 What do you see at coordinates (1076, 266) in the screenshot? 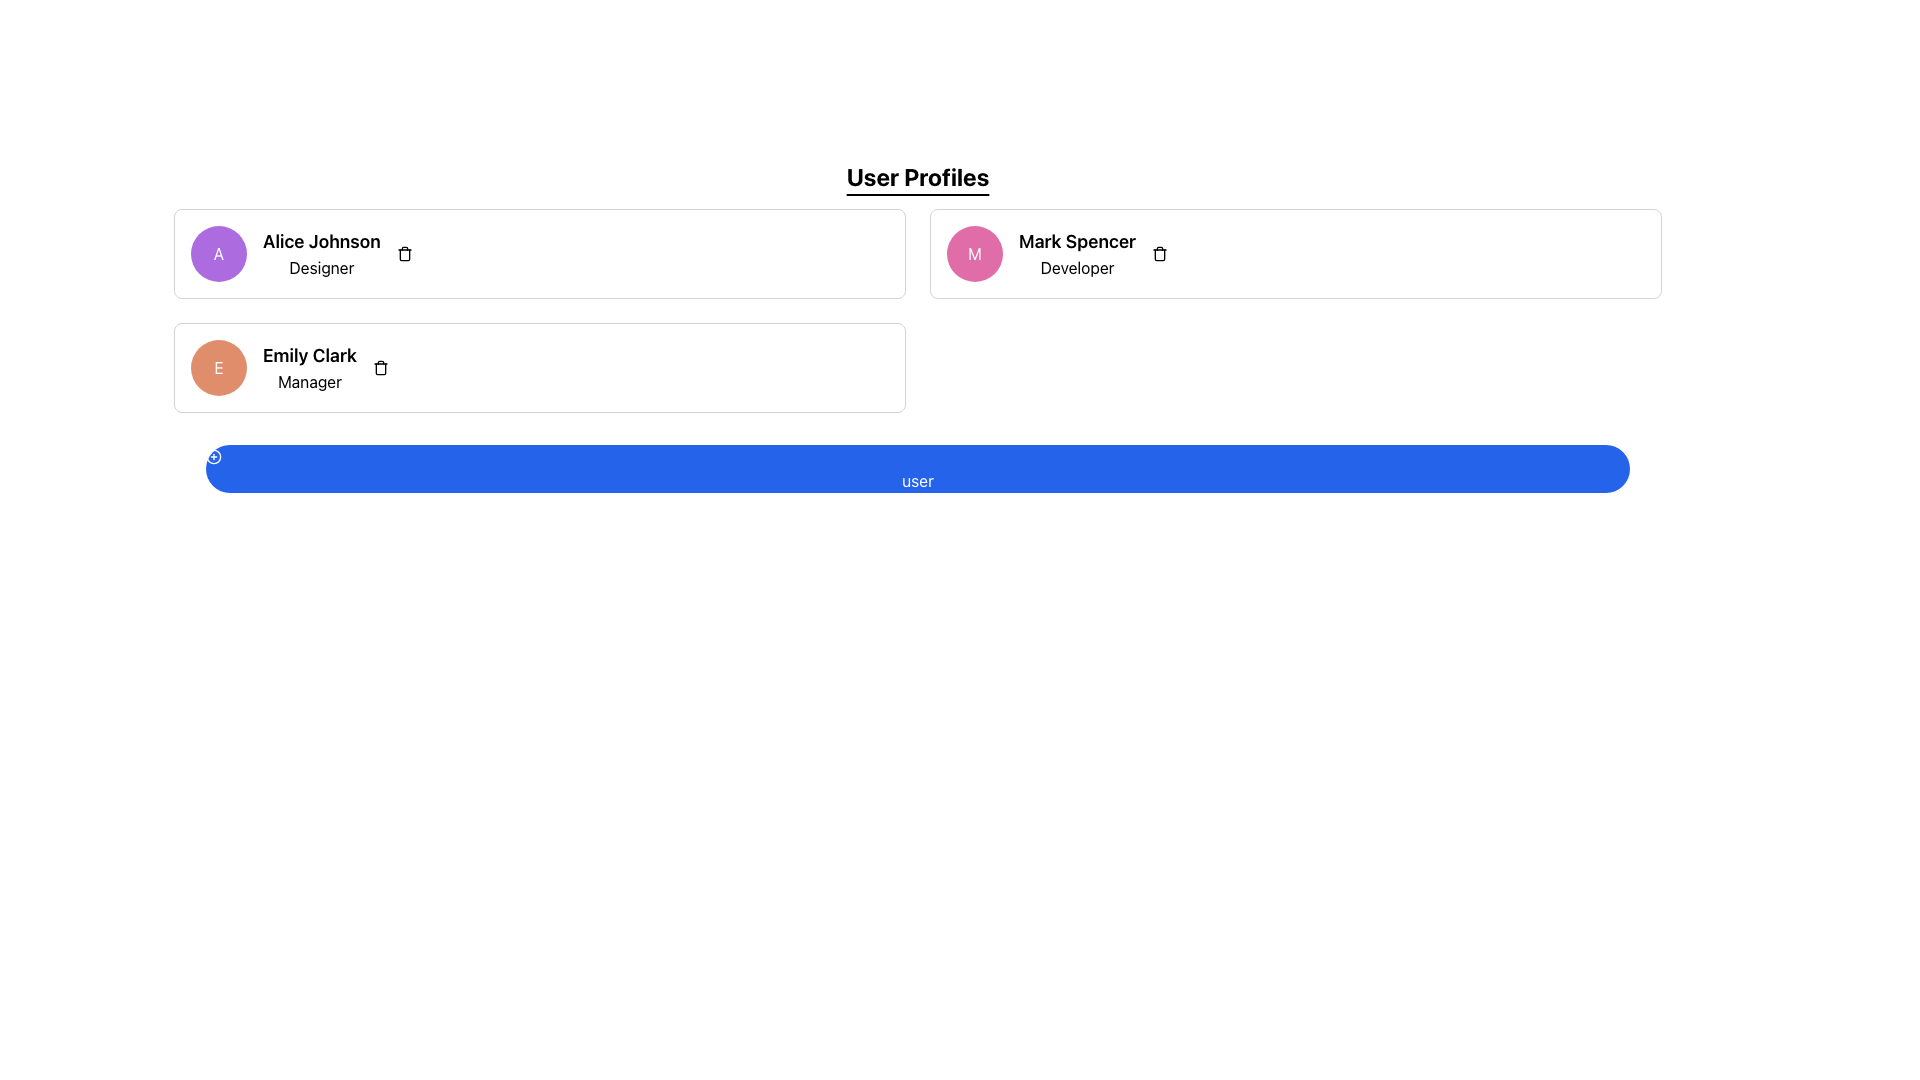
I see `the text label indicating the professional title 'Developer' of the user 'Mark Spencer', which is located below the name within the profile card` at bounding box center [1076, 266].